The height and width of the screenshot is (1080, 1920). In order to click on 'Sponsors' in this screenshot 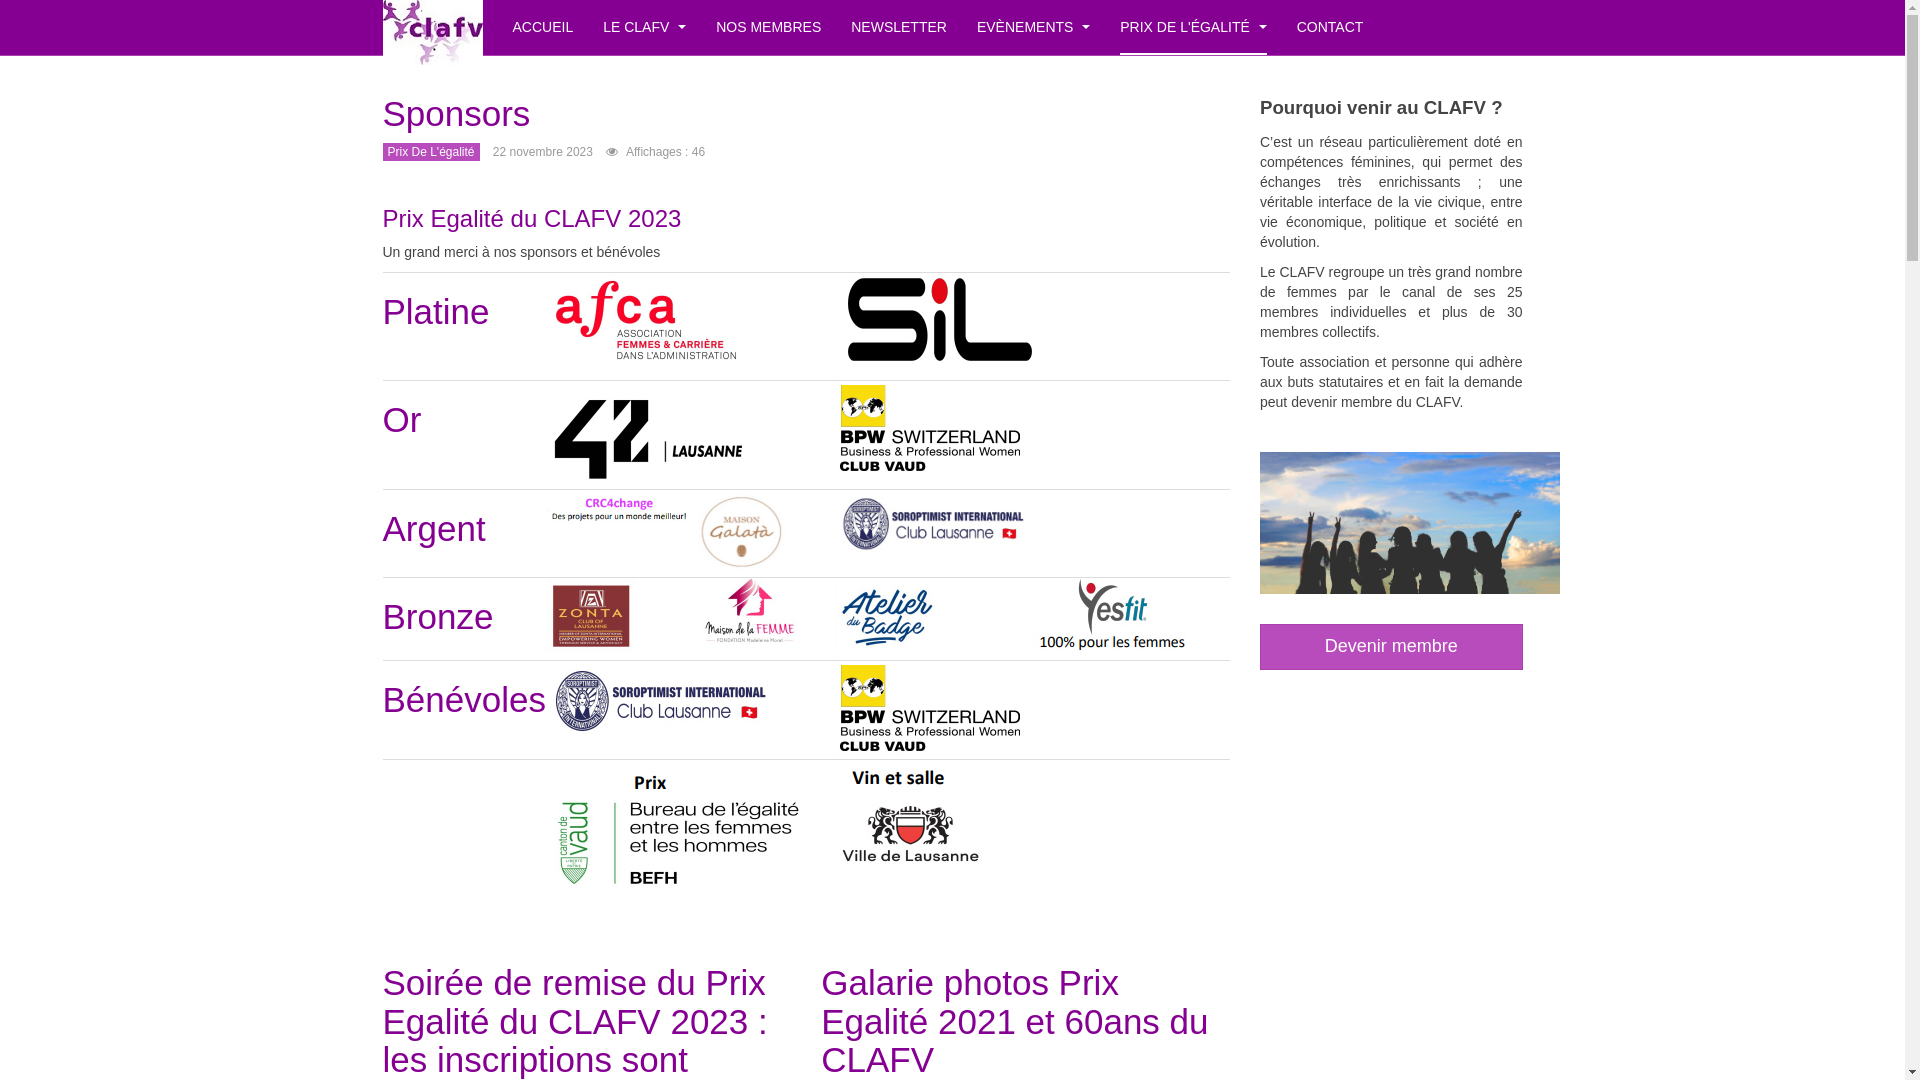, I will do `click(455, 113)`.